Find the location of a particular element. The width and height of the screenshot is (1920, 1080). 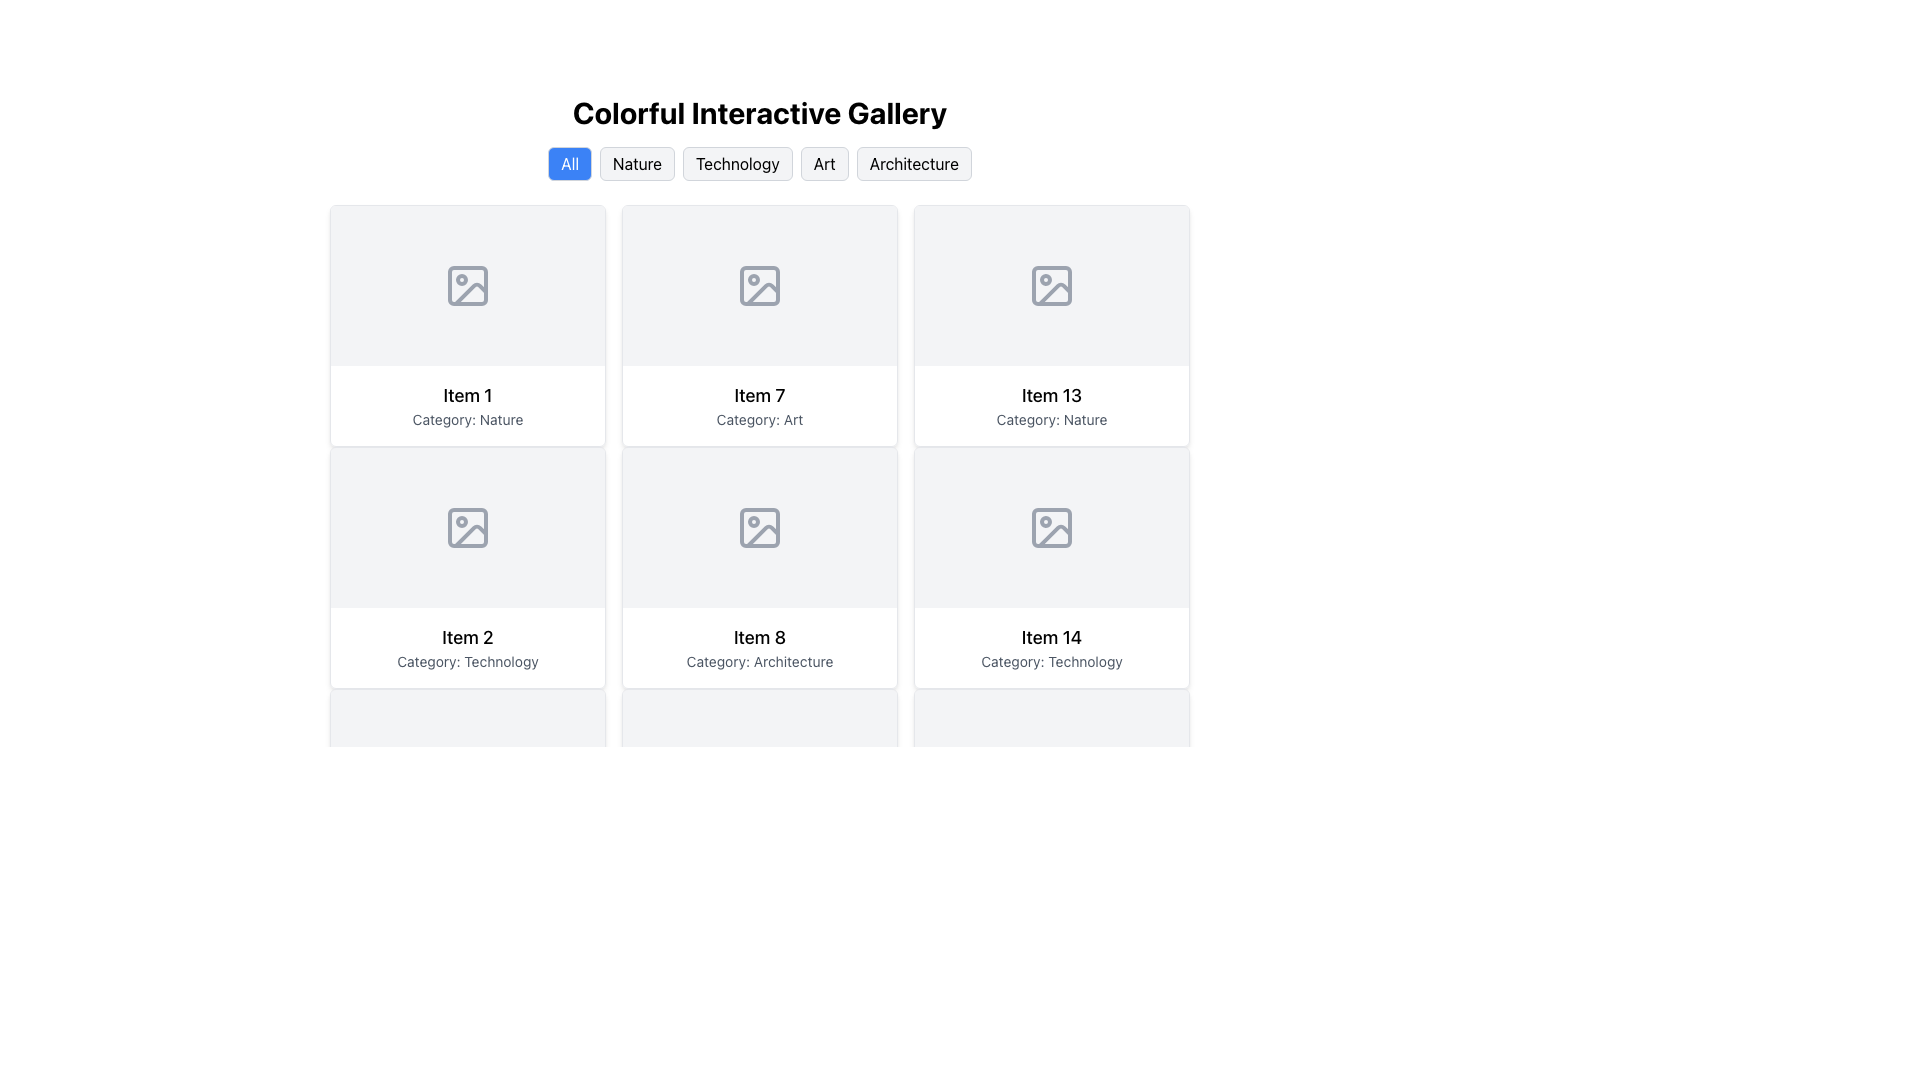

the interactive icons within the semi-transparent overlay that is positioned over the 'Item 7' card in the gallery is located at coordinates (758, 325).